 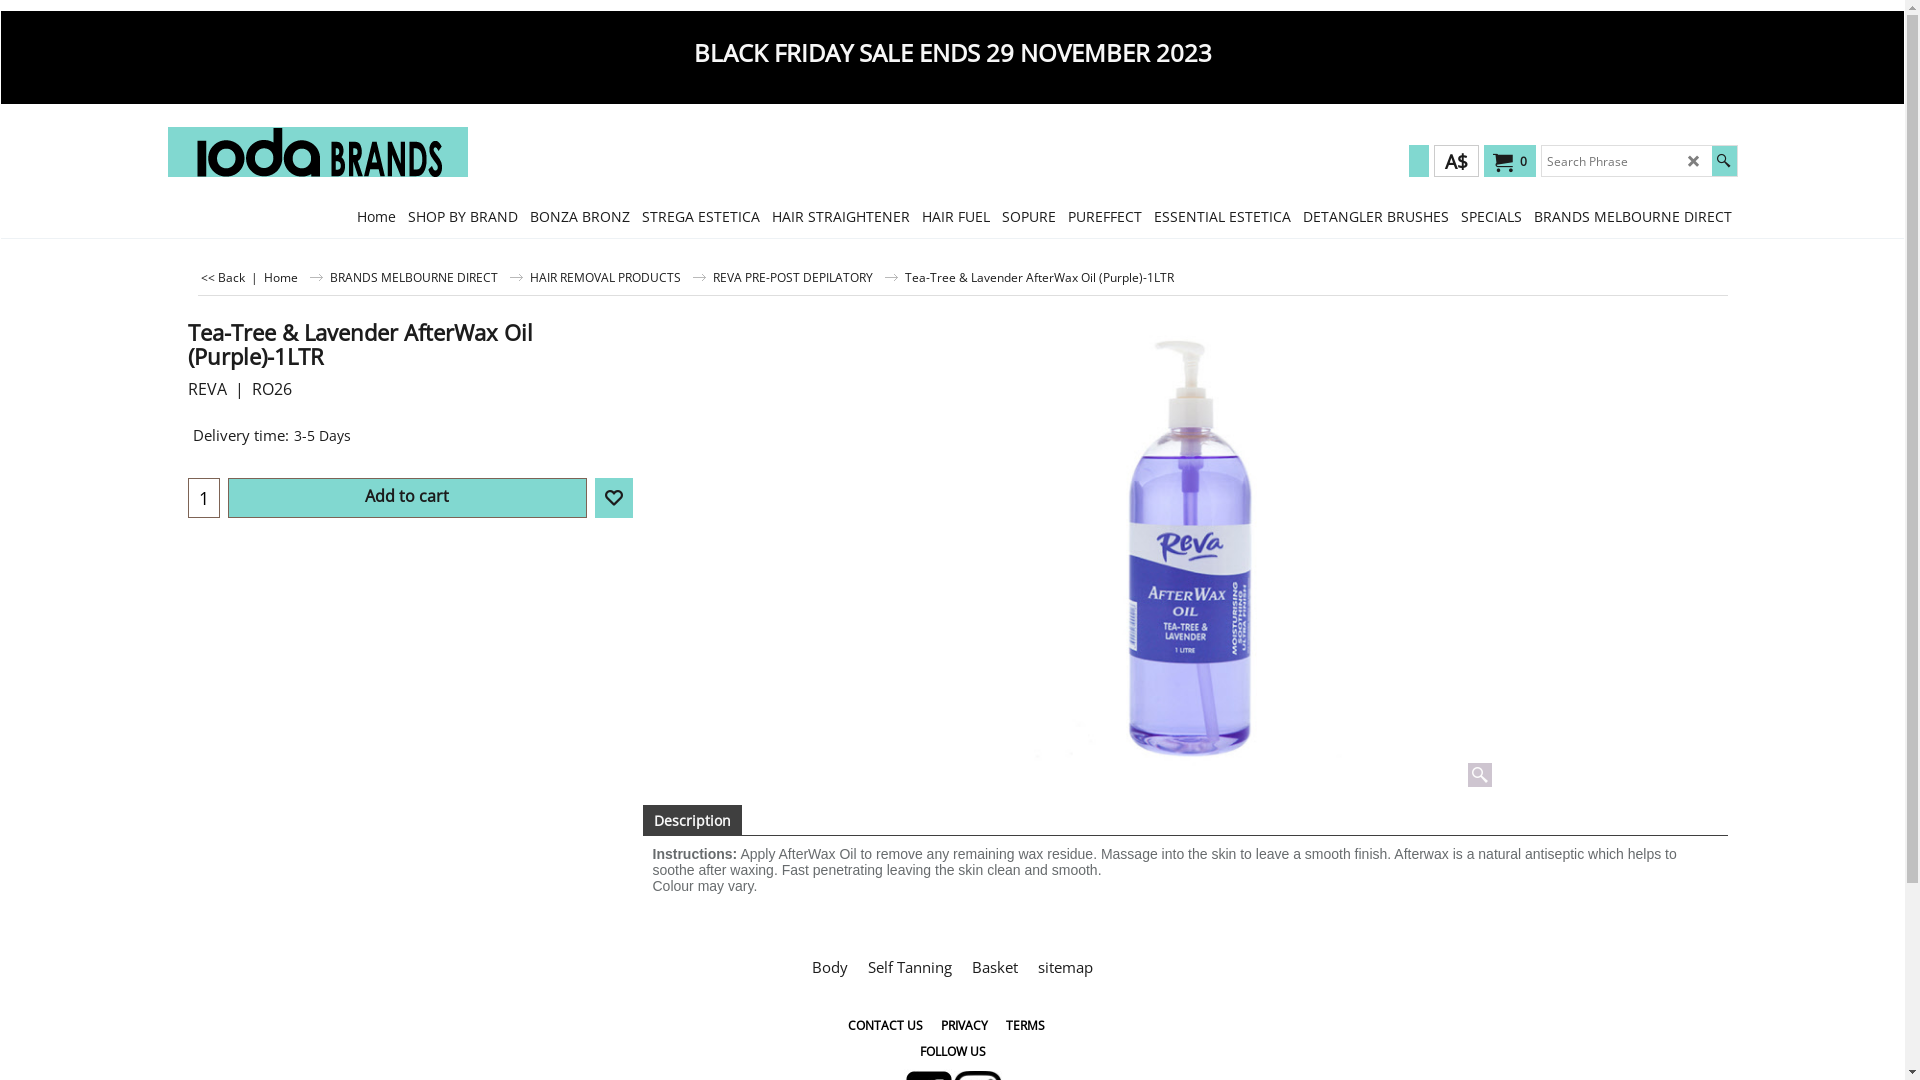 I want to click on 'LD_CANCEL', so click(x=1692, y=160).